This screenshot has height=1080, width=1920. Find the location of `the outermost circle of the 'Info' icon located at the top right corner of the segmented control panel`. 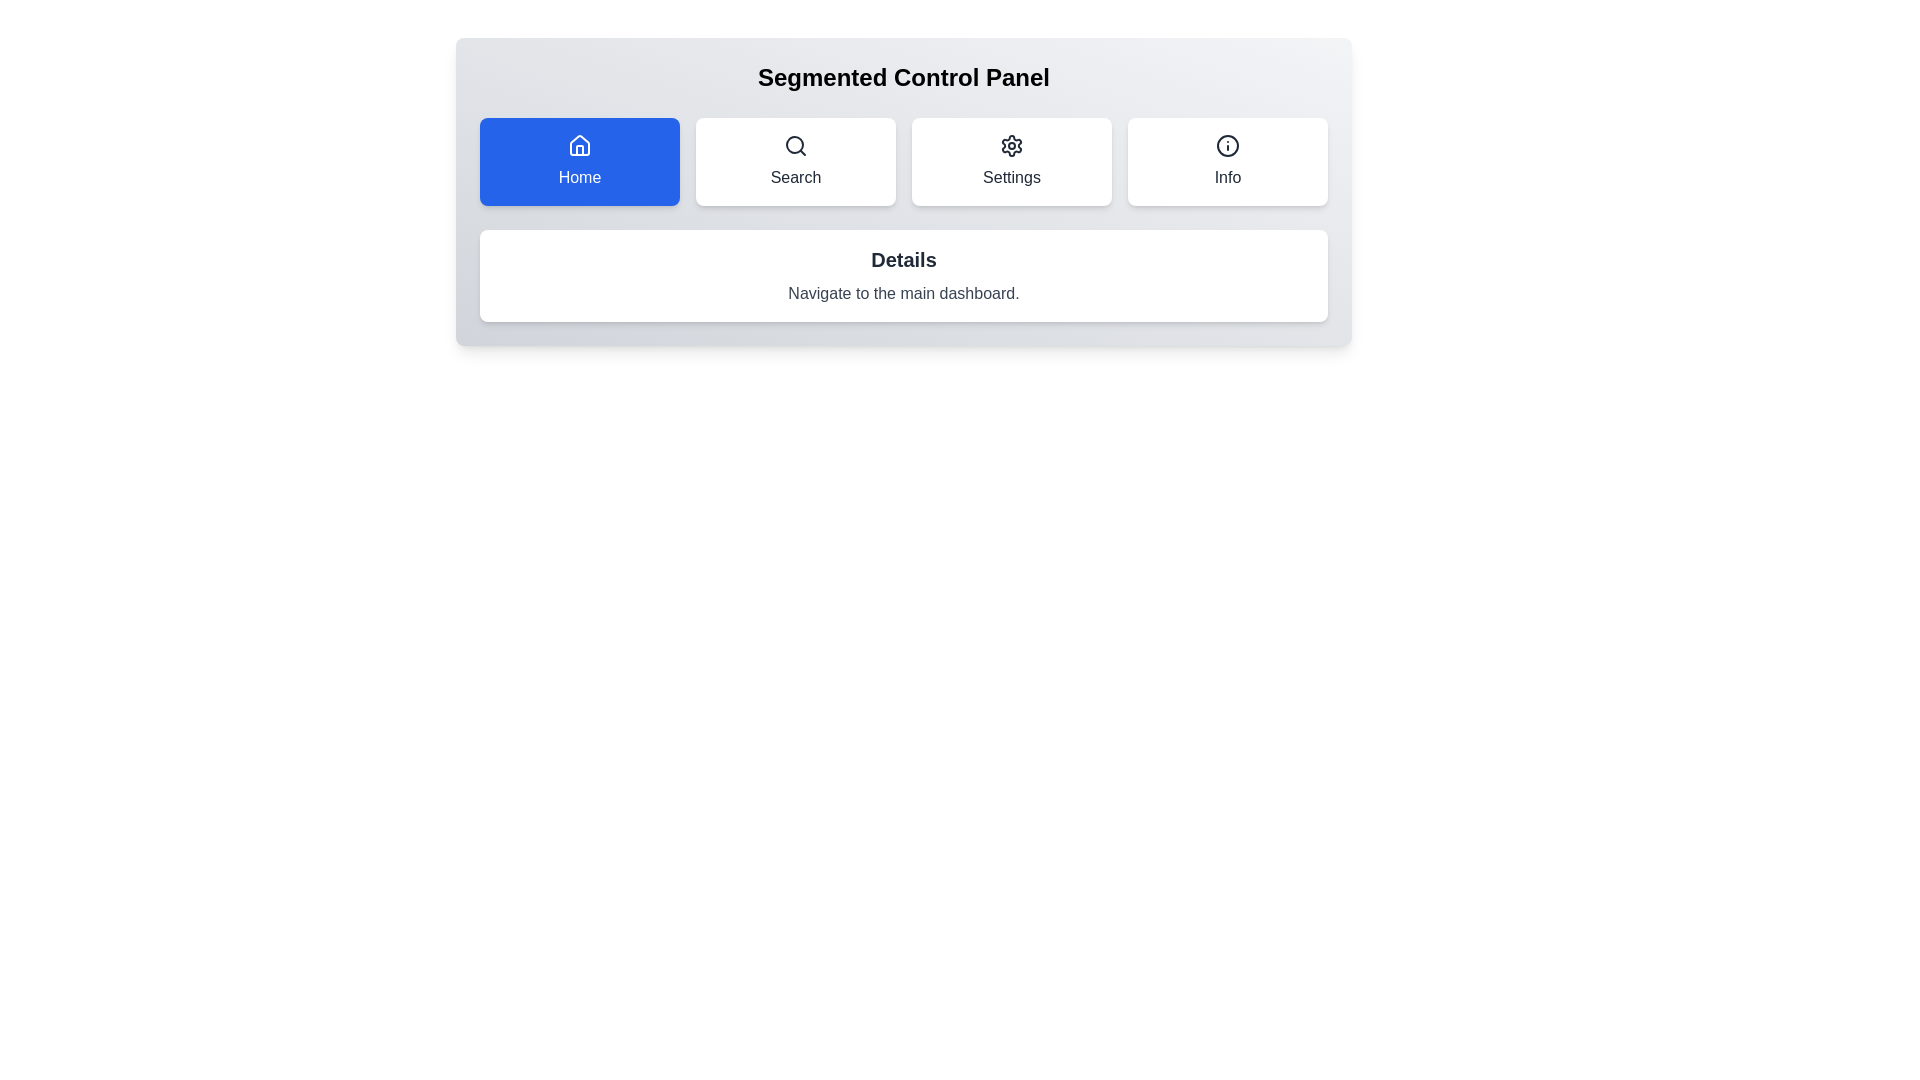

the outermost circle of the 'Info' icon located at the top right corner of the segmented control panel is located at coordinates (1227, 145).